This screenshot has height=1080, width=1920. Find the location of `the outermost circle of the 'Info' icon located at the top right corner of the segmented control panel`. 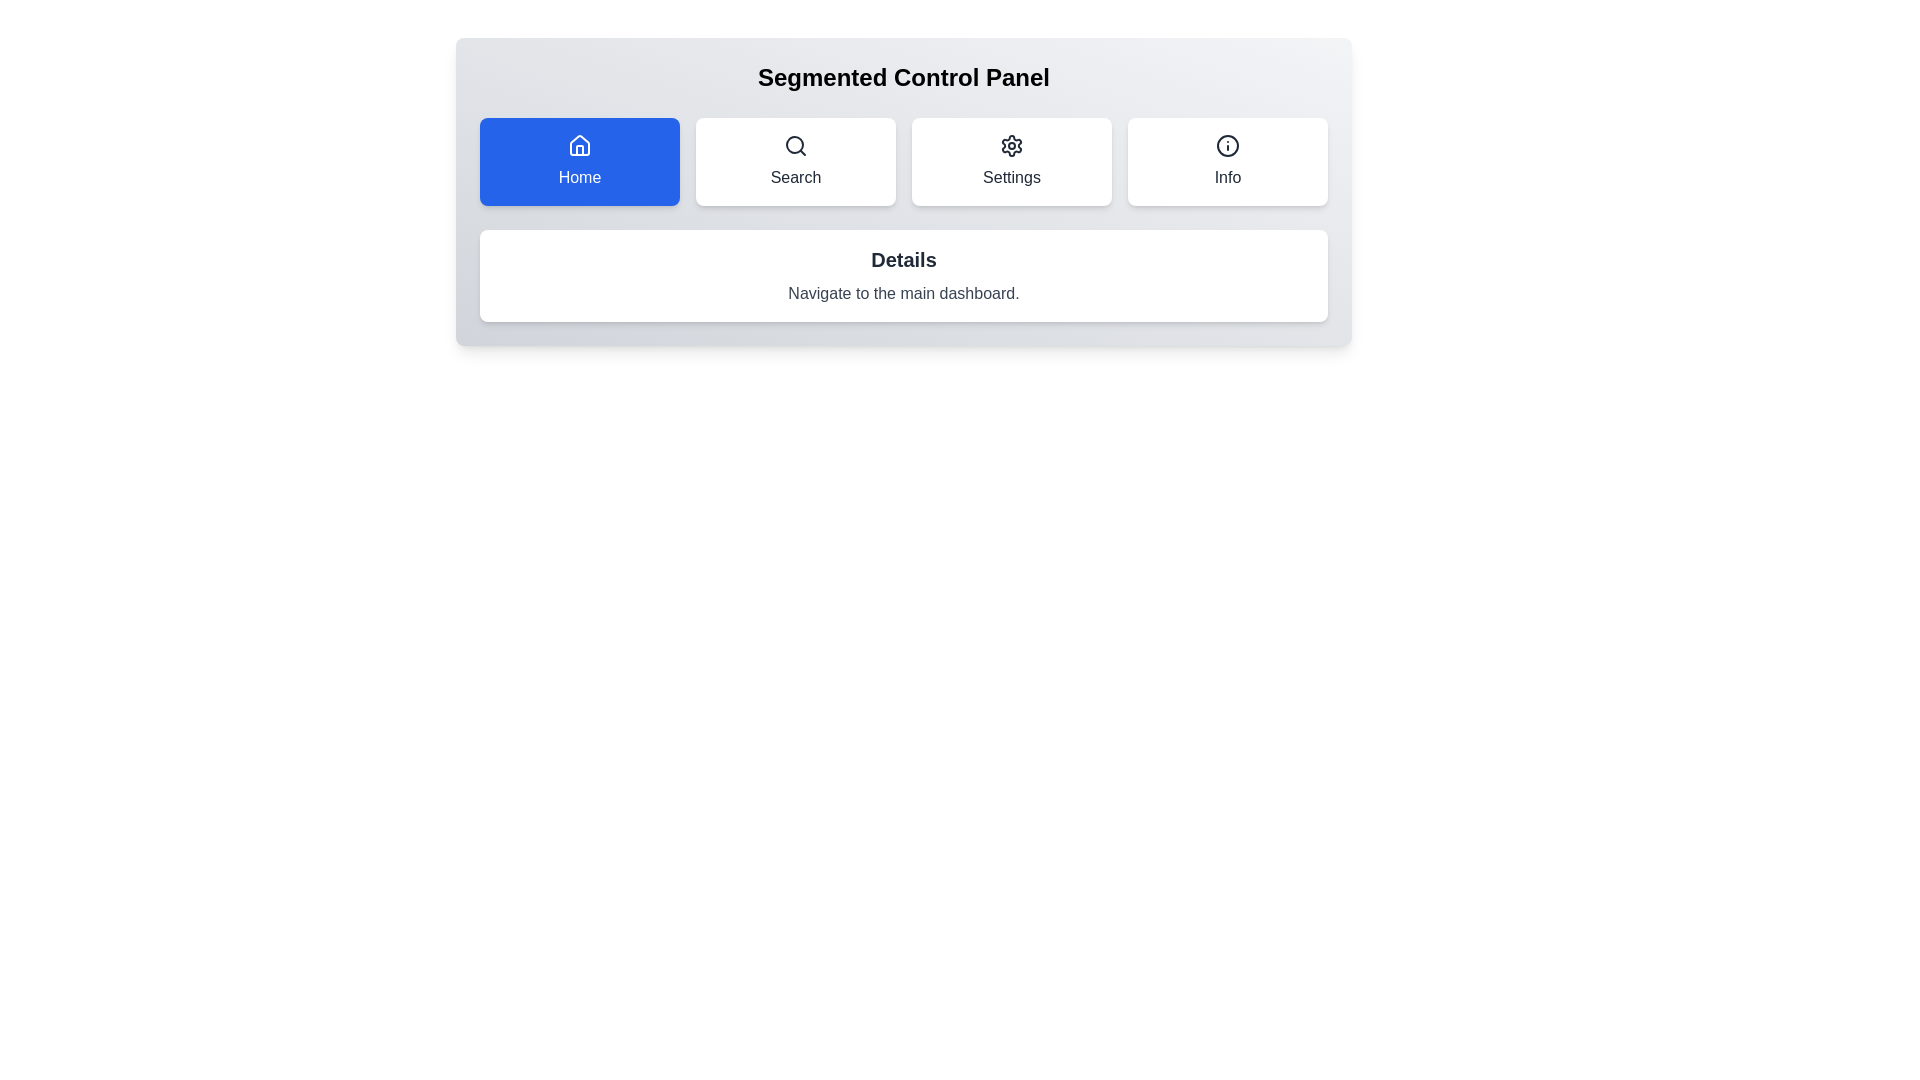

the outermost circle of the 'Info' icon located at the top right corner of the segmented control panel is located at coordinates (1227, 145).